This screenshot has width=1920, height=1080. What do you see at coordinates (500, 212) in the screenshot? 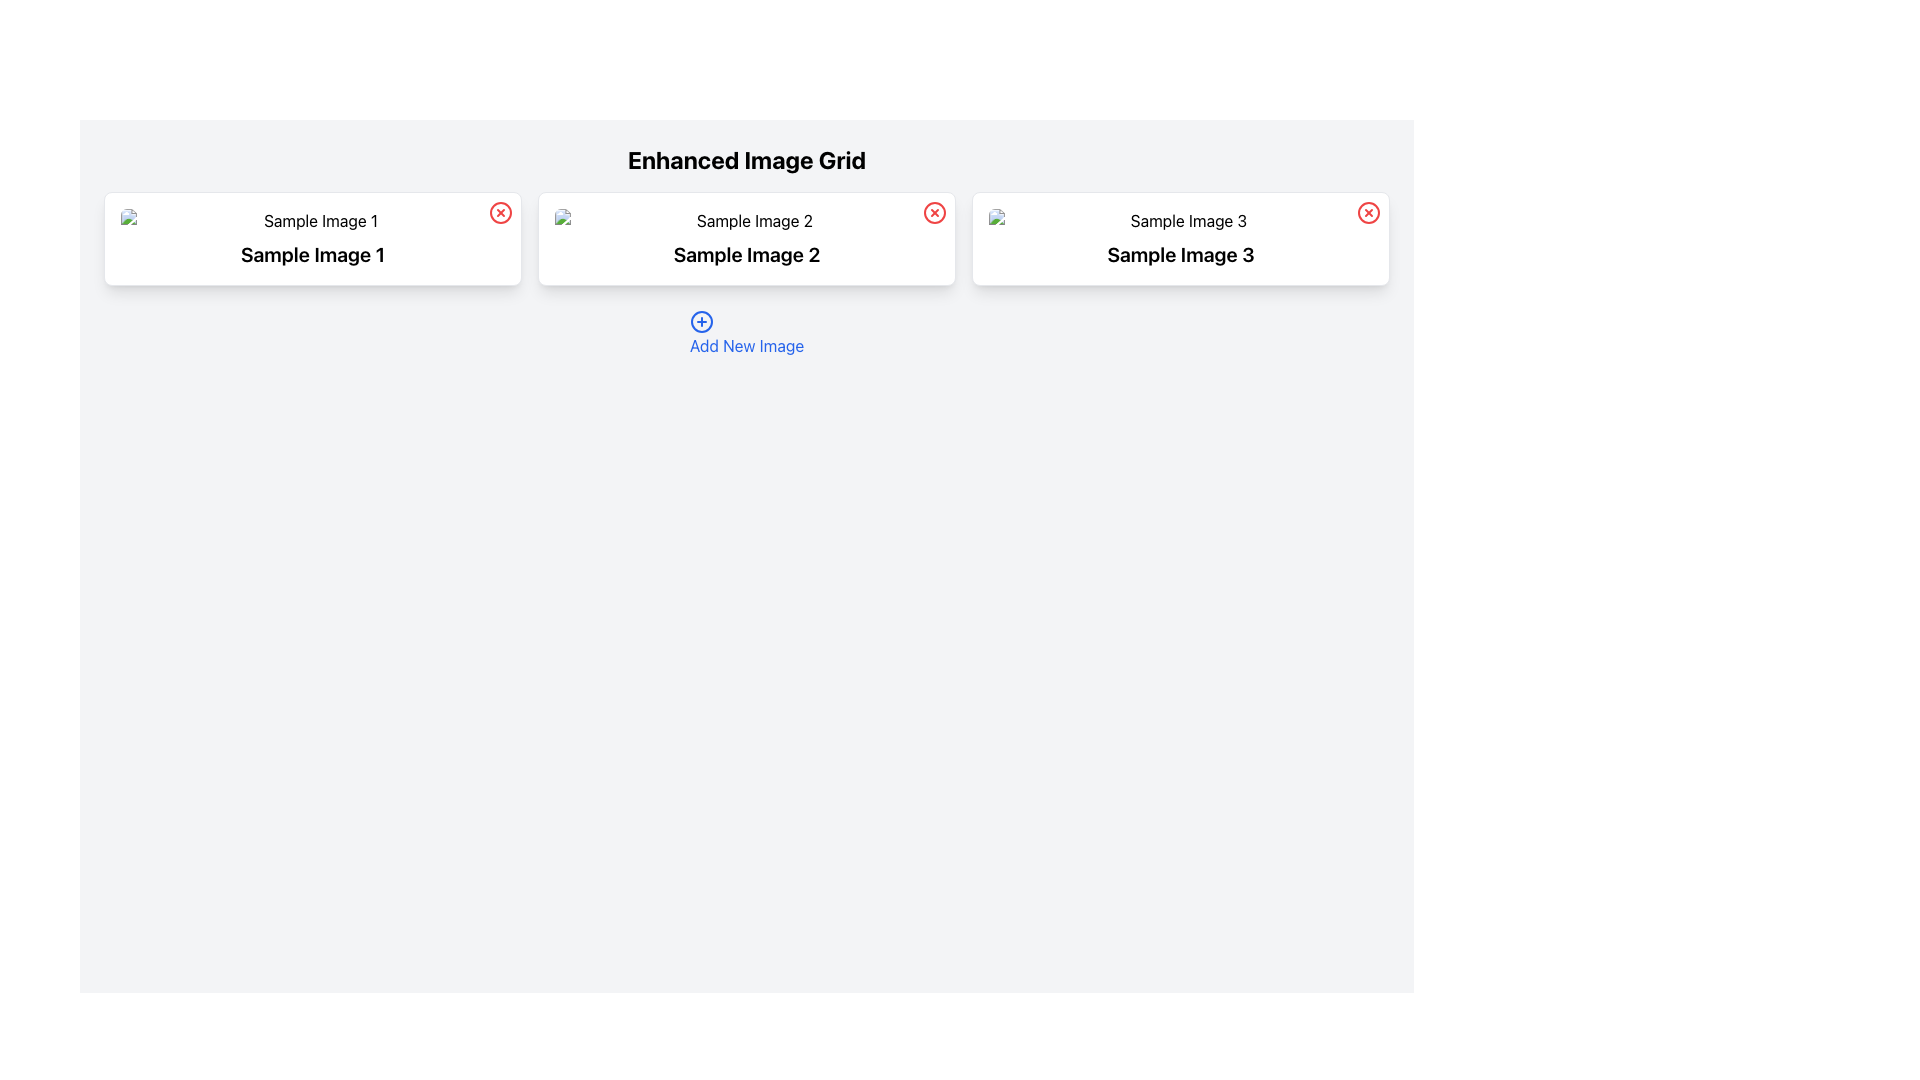
I see `the 'delete' button located at the top-right corner of the card titled 'Sample Image 1'` at bounding box center [500, 212].